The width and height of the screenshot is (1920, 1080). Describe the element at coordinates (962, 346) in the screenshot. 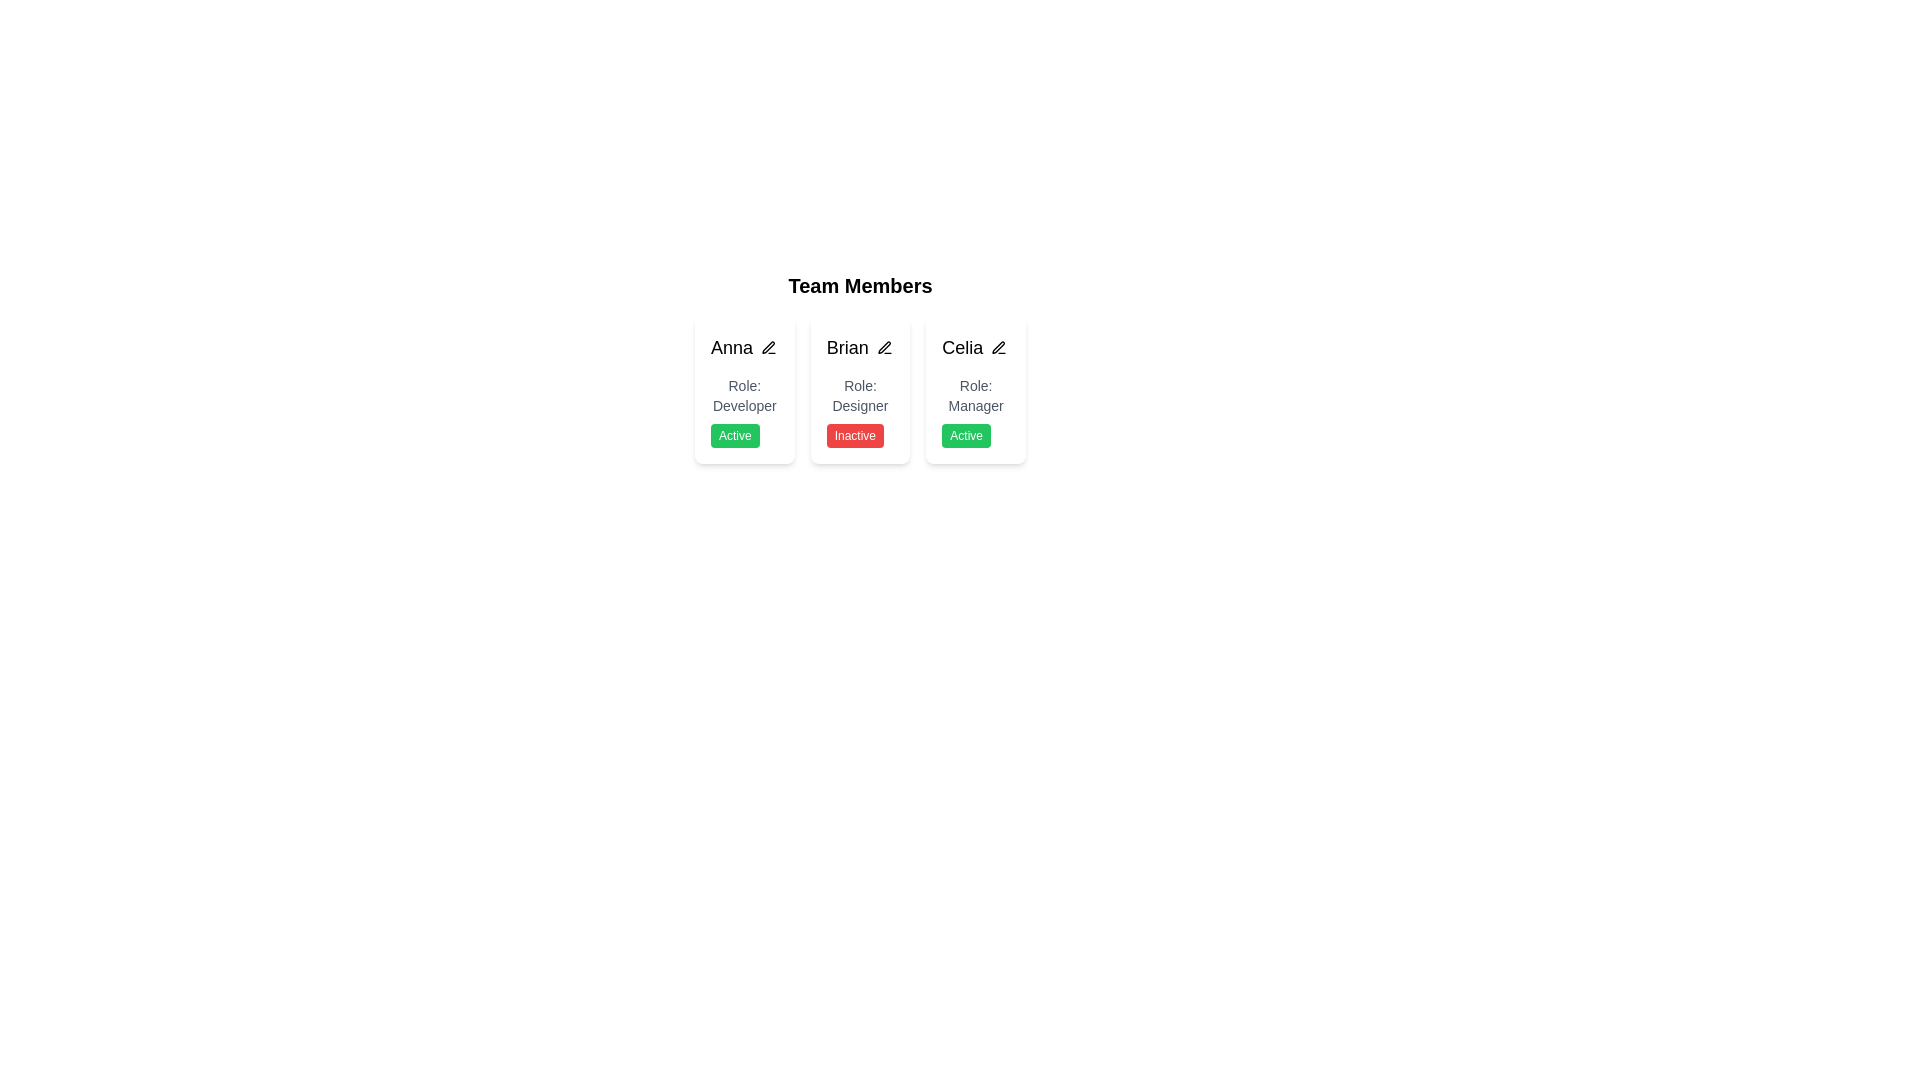

I see `the static text label displaying the name 'Celia', which acts as the title for the third card in a horizontal row of cards` at that location.